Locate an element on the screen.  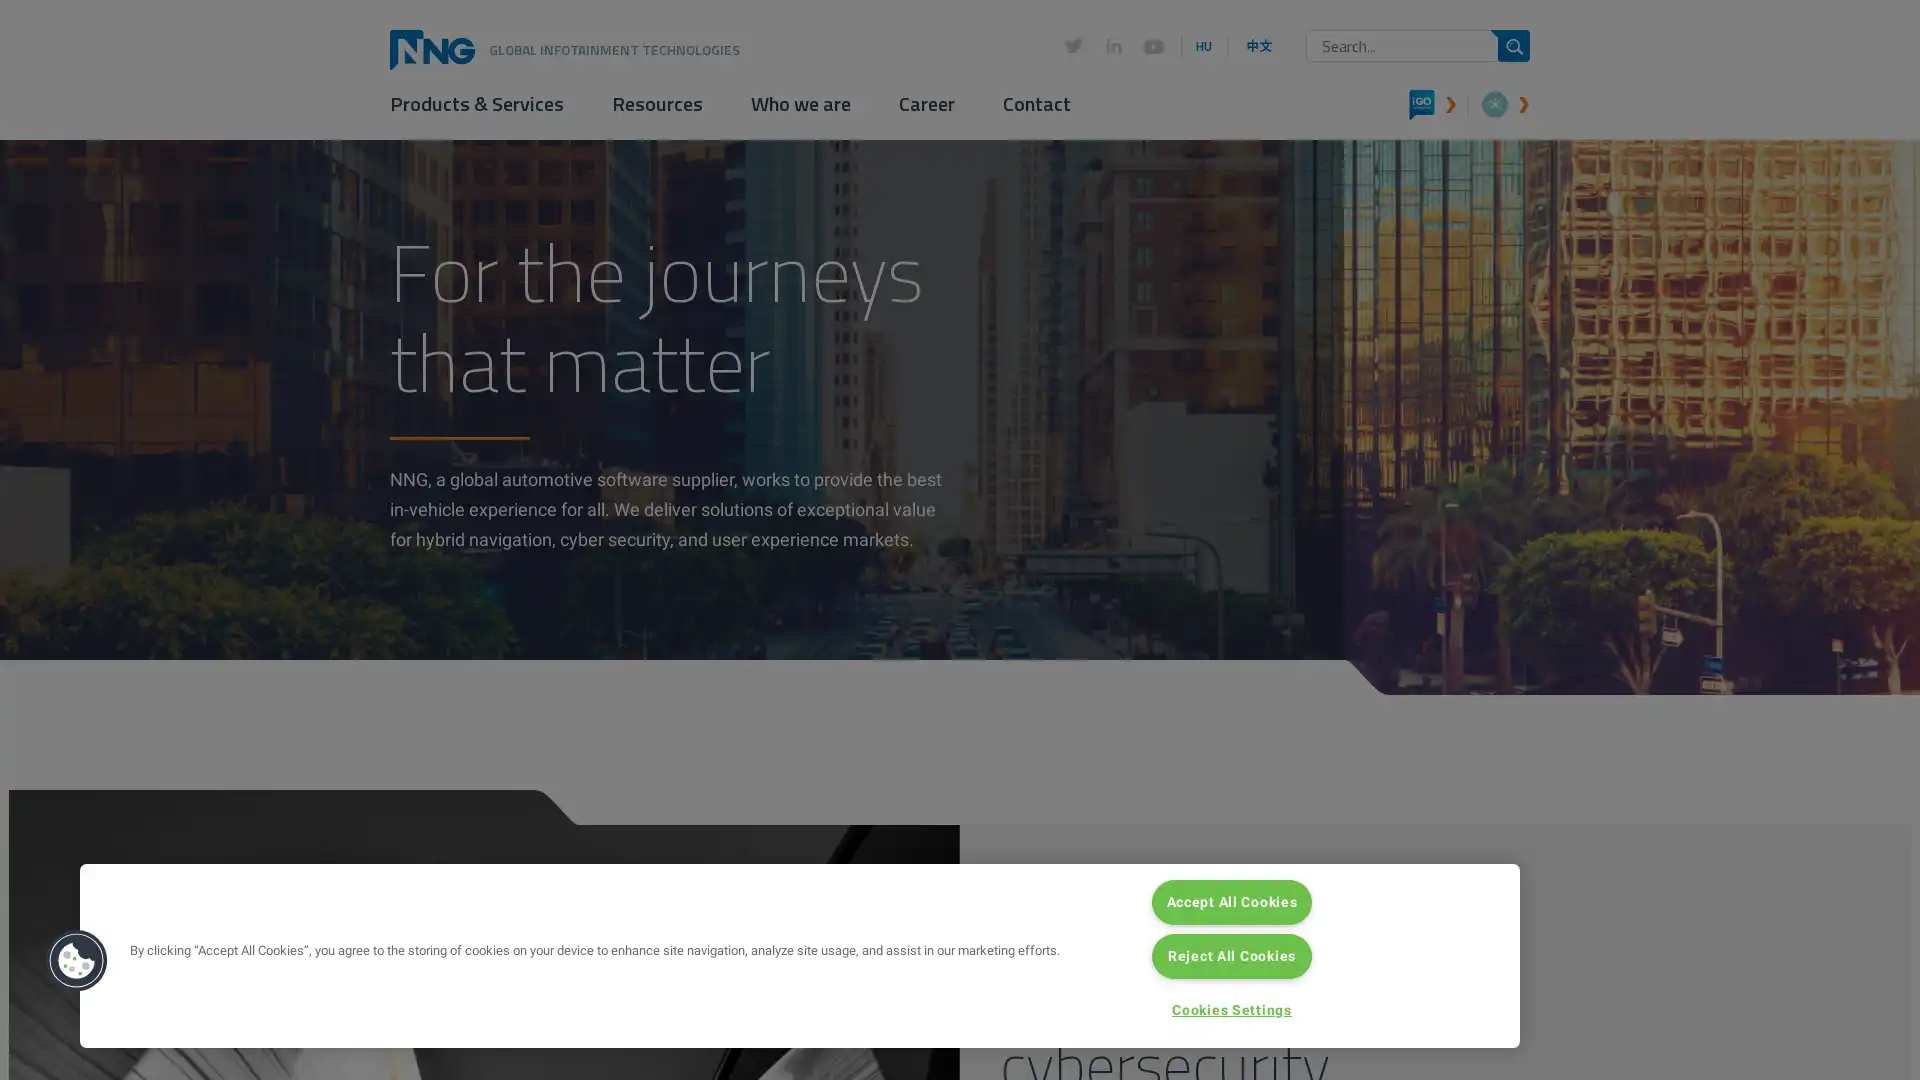
Reject All Cookies is located at coordinates (1231, 955).